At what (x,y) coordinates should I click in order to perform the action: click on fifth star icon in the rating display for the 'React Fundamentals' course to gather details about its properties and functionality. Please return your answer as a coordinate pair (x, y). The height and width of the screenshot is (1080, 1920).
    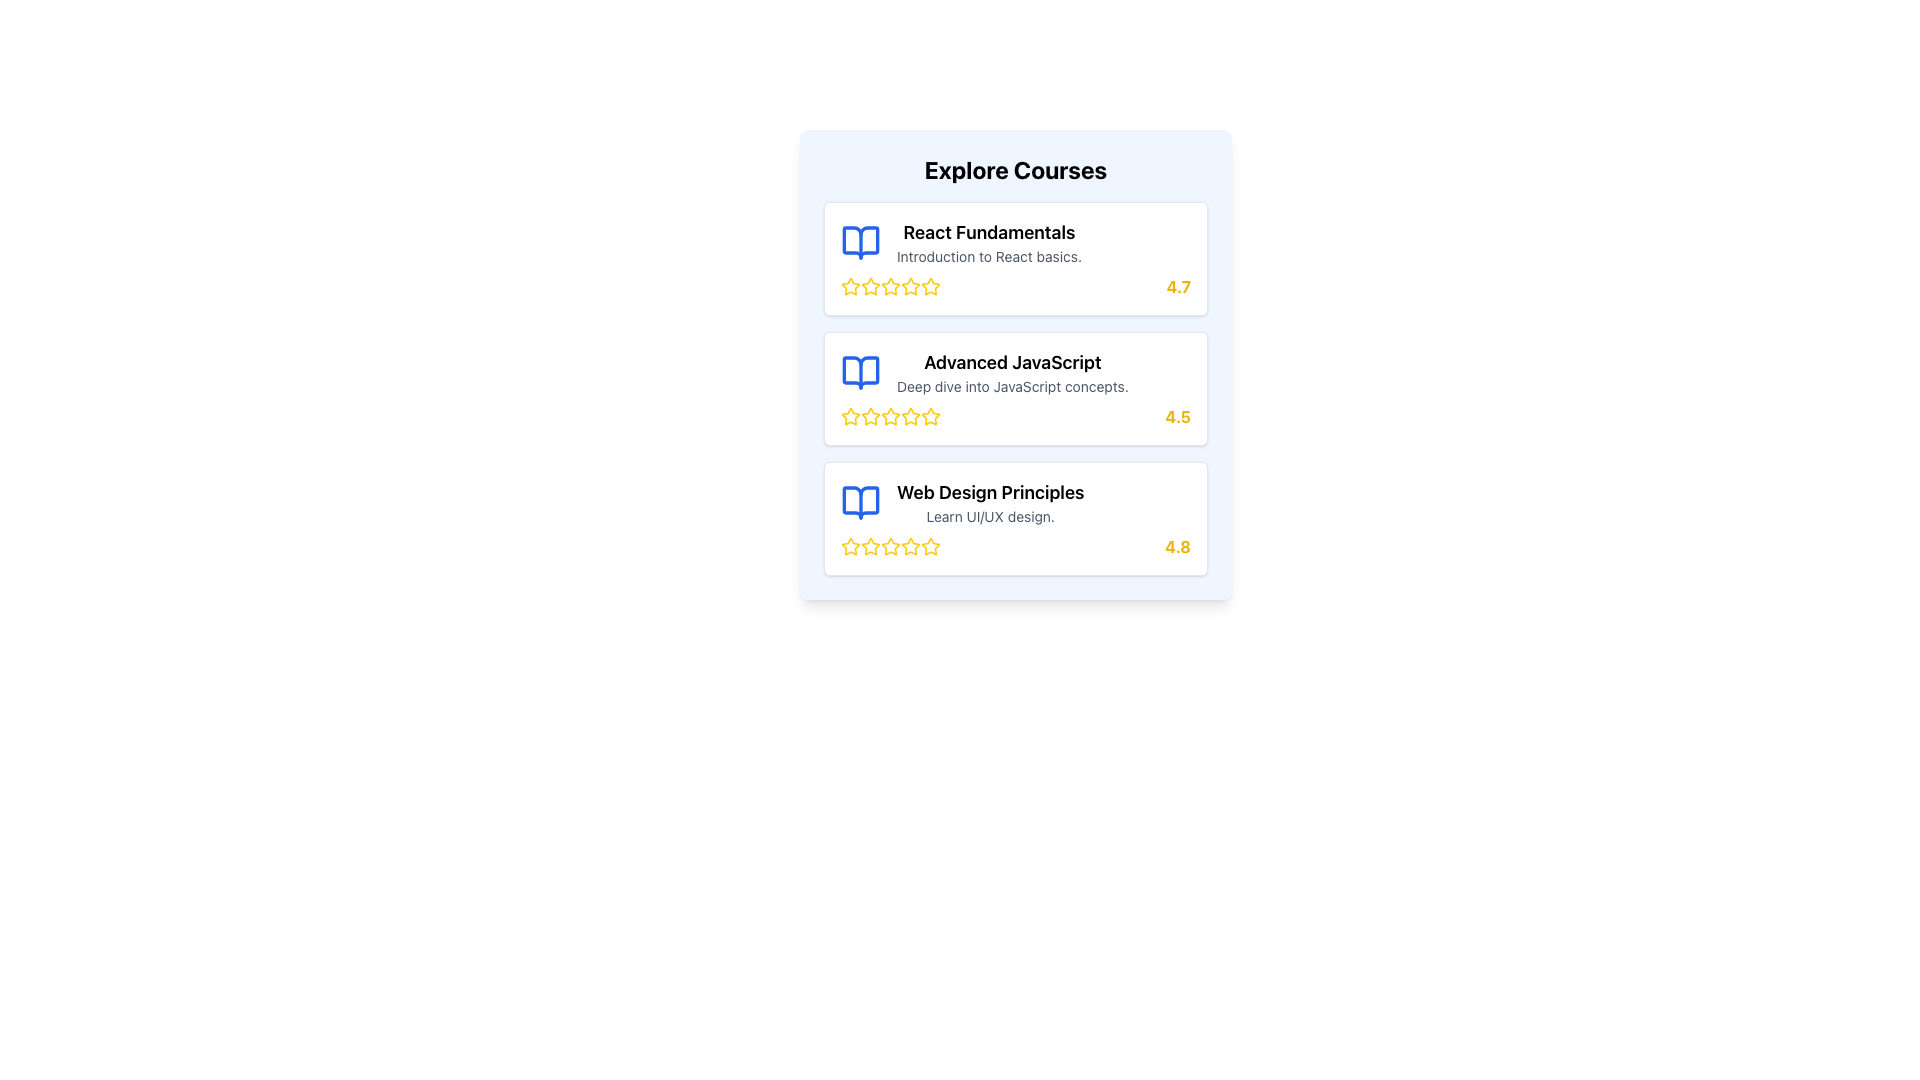
    Looking at the image, I should click on (890, 286).